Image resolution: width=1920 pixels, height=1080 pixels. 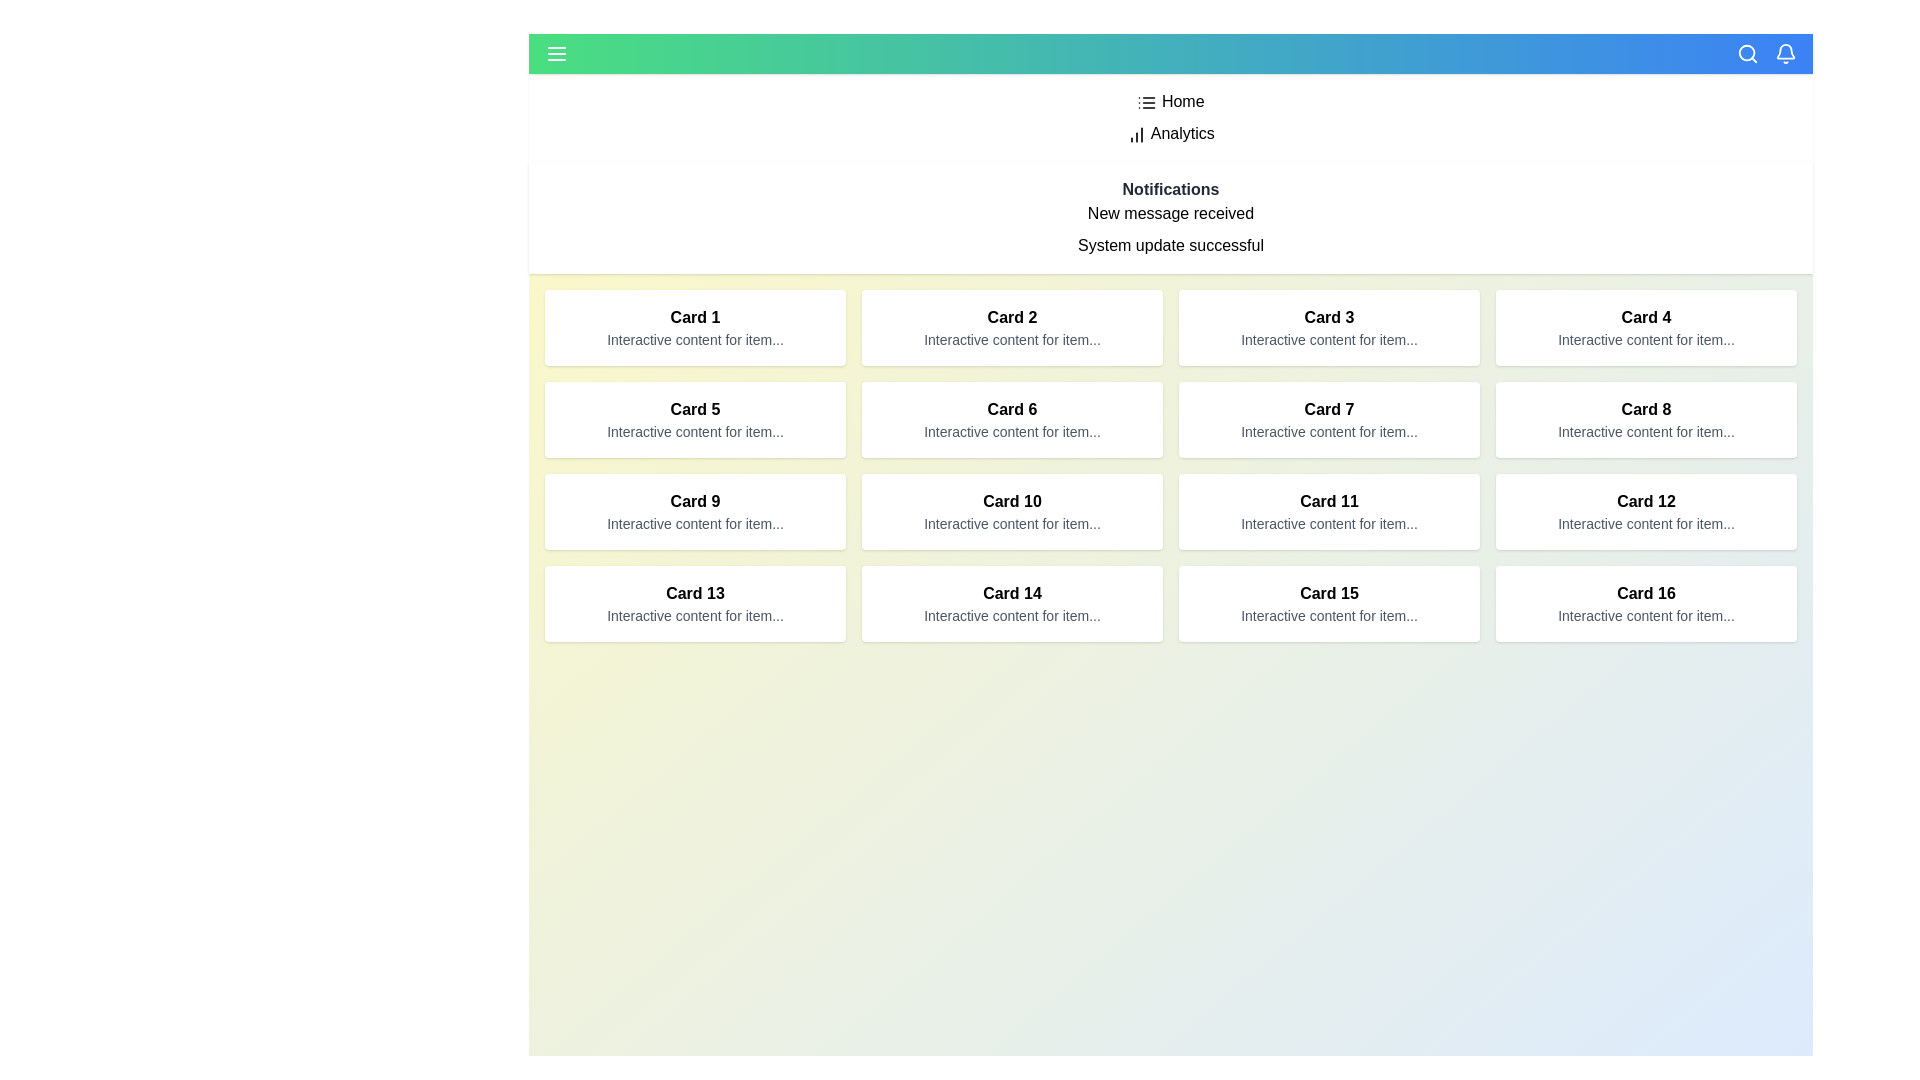 I want to click on the search icon located in the top-right corner of the app bar, so click(x=1746, y=53).